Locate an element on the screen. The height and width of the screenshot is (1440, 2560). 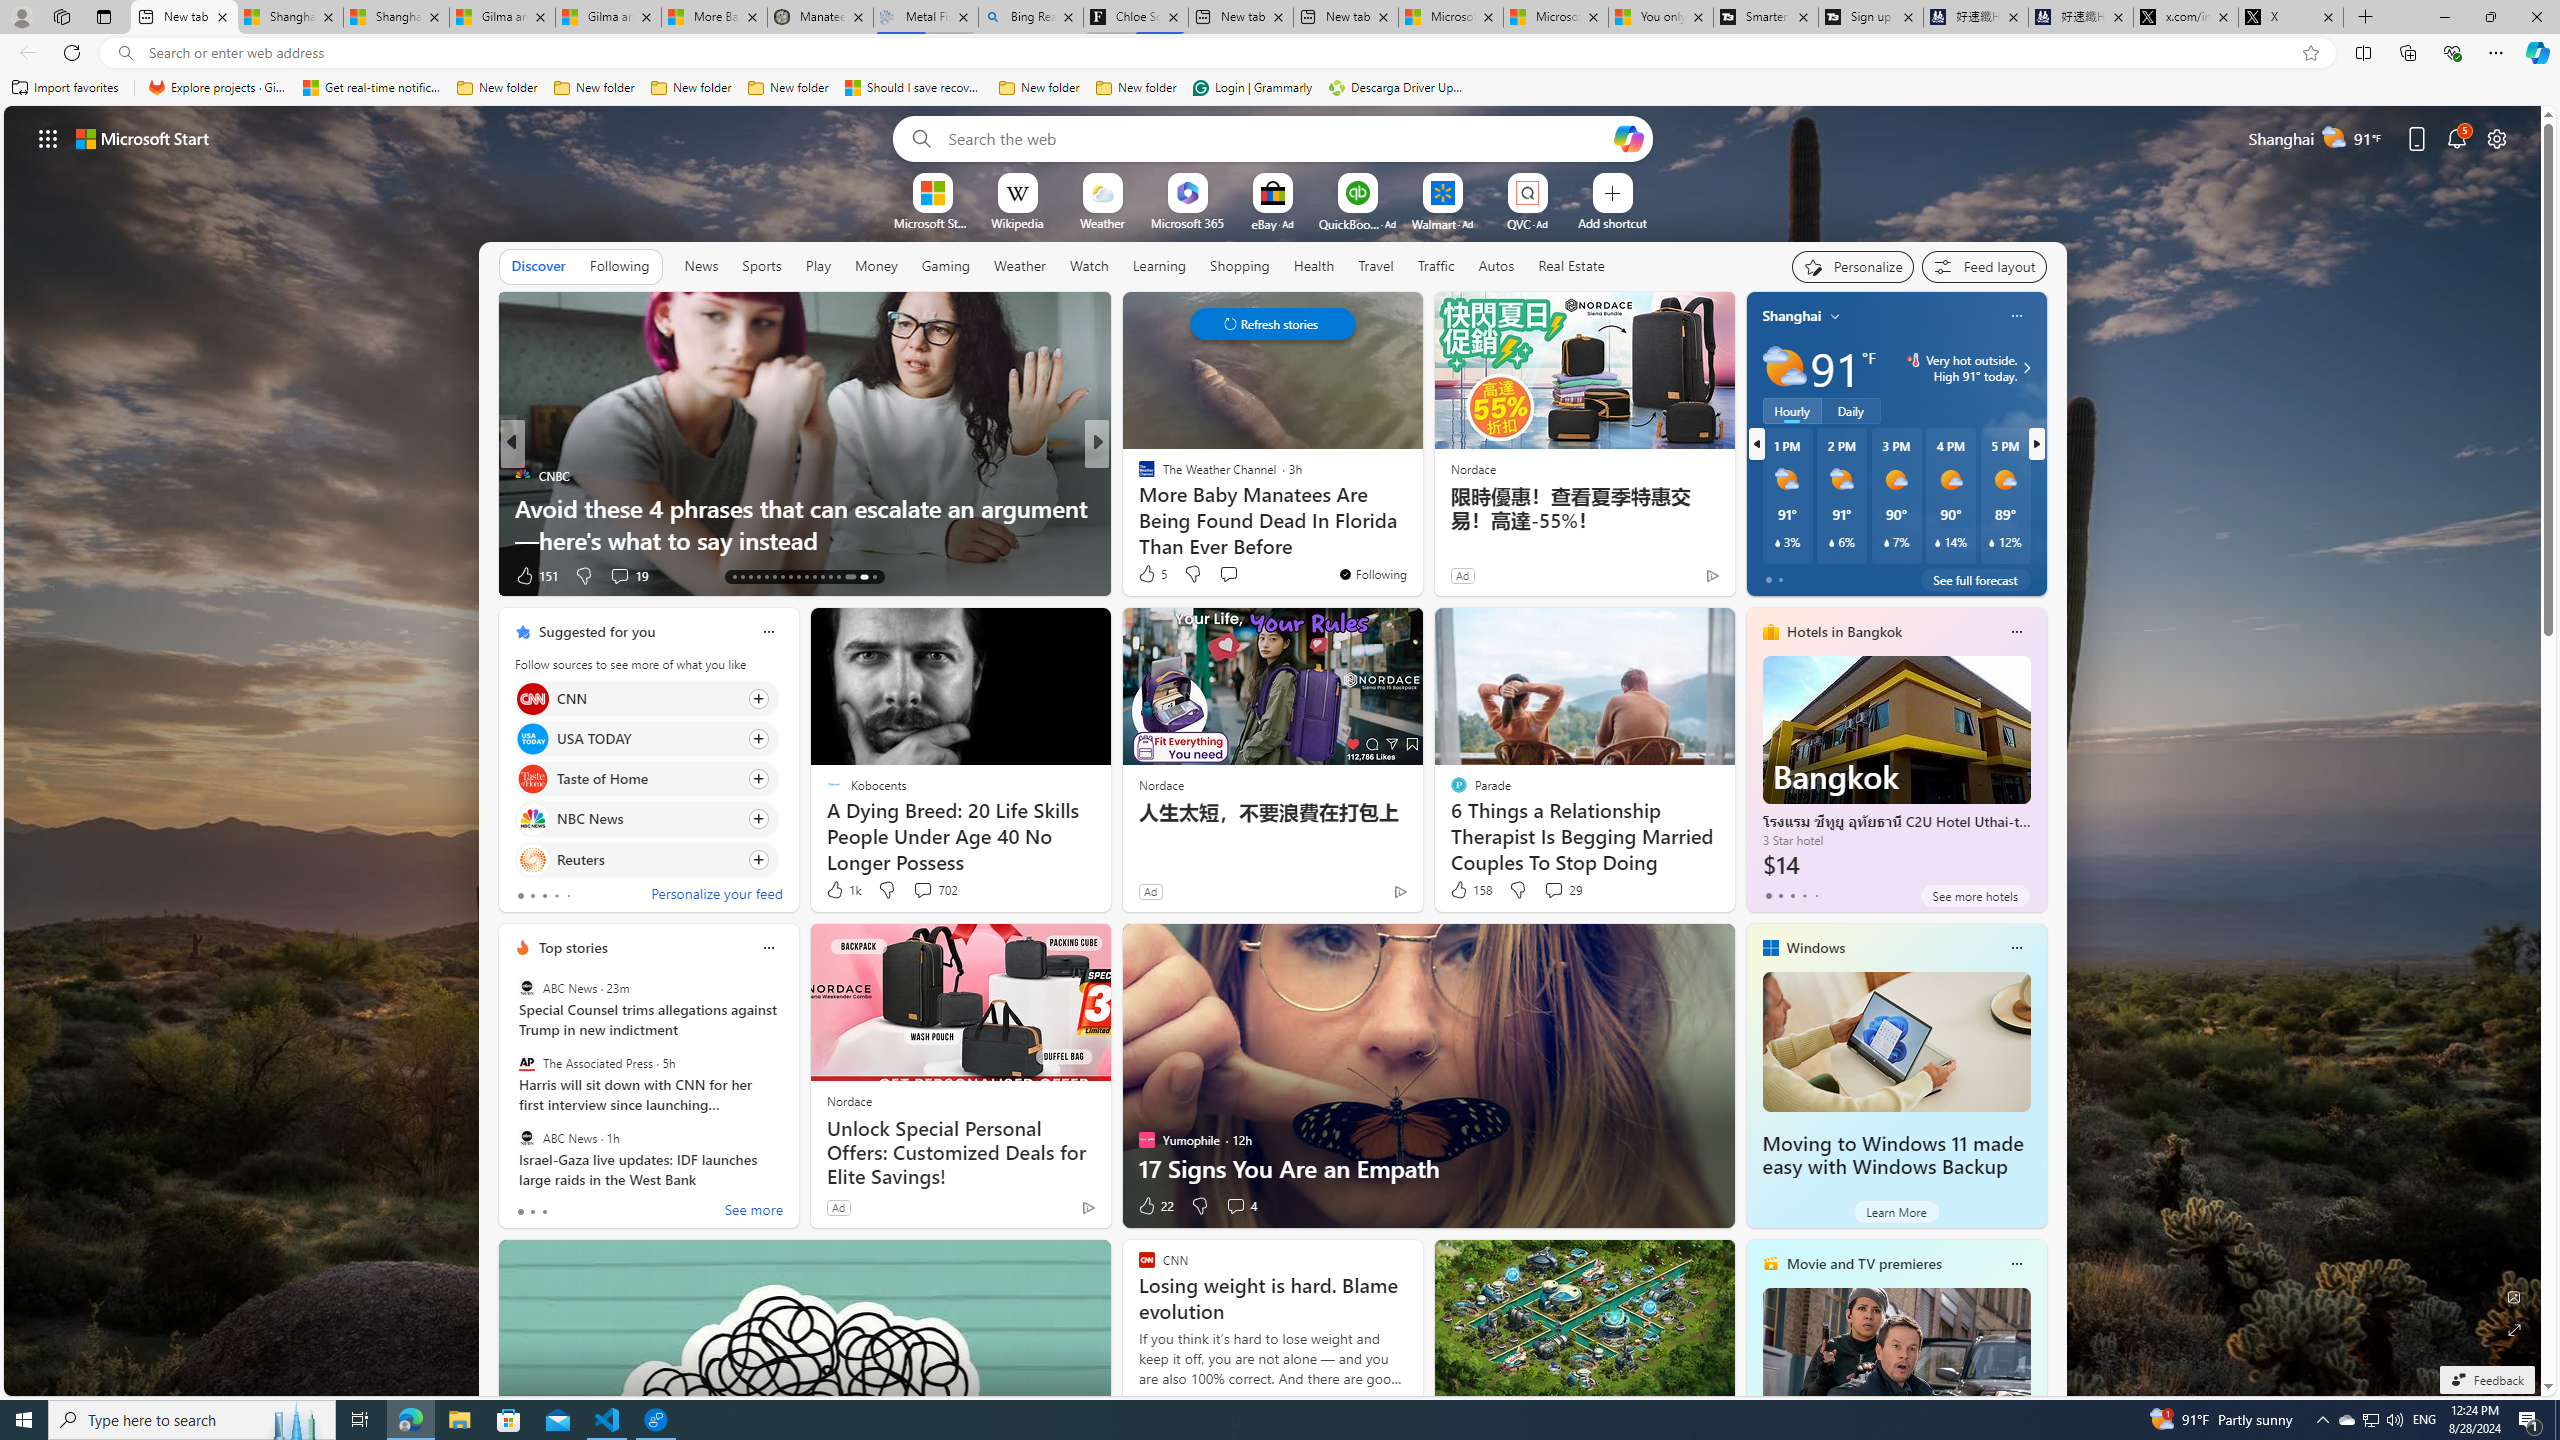
'USA TODAY' is located at coordinates (531, 736).